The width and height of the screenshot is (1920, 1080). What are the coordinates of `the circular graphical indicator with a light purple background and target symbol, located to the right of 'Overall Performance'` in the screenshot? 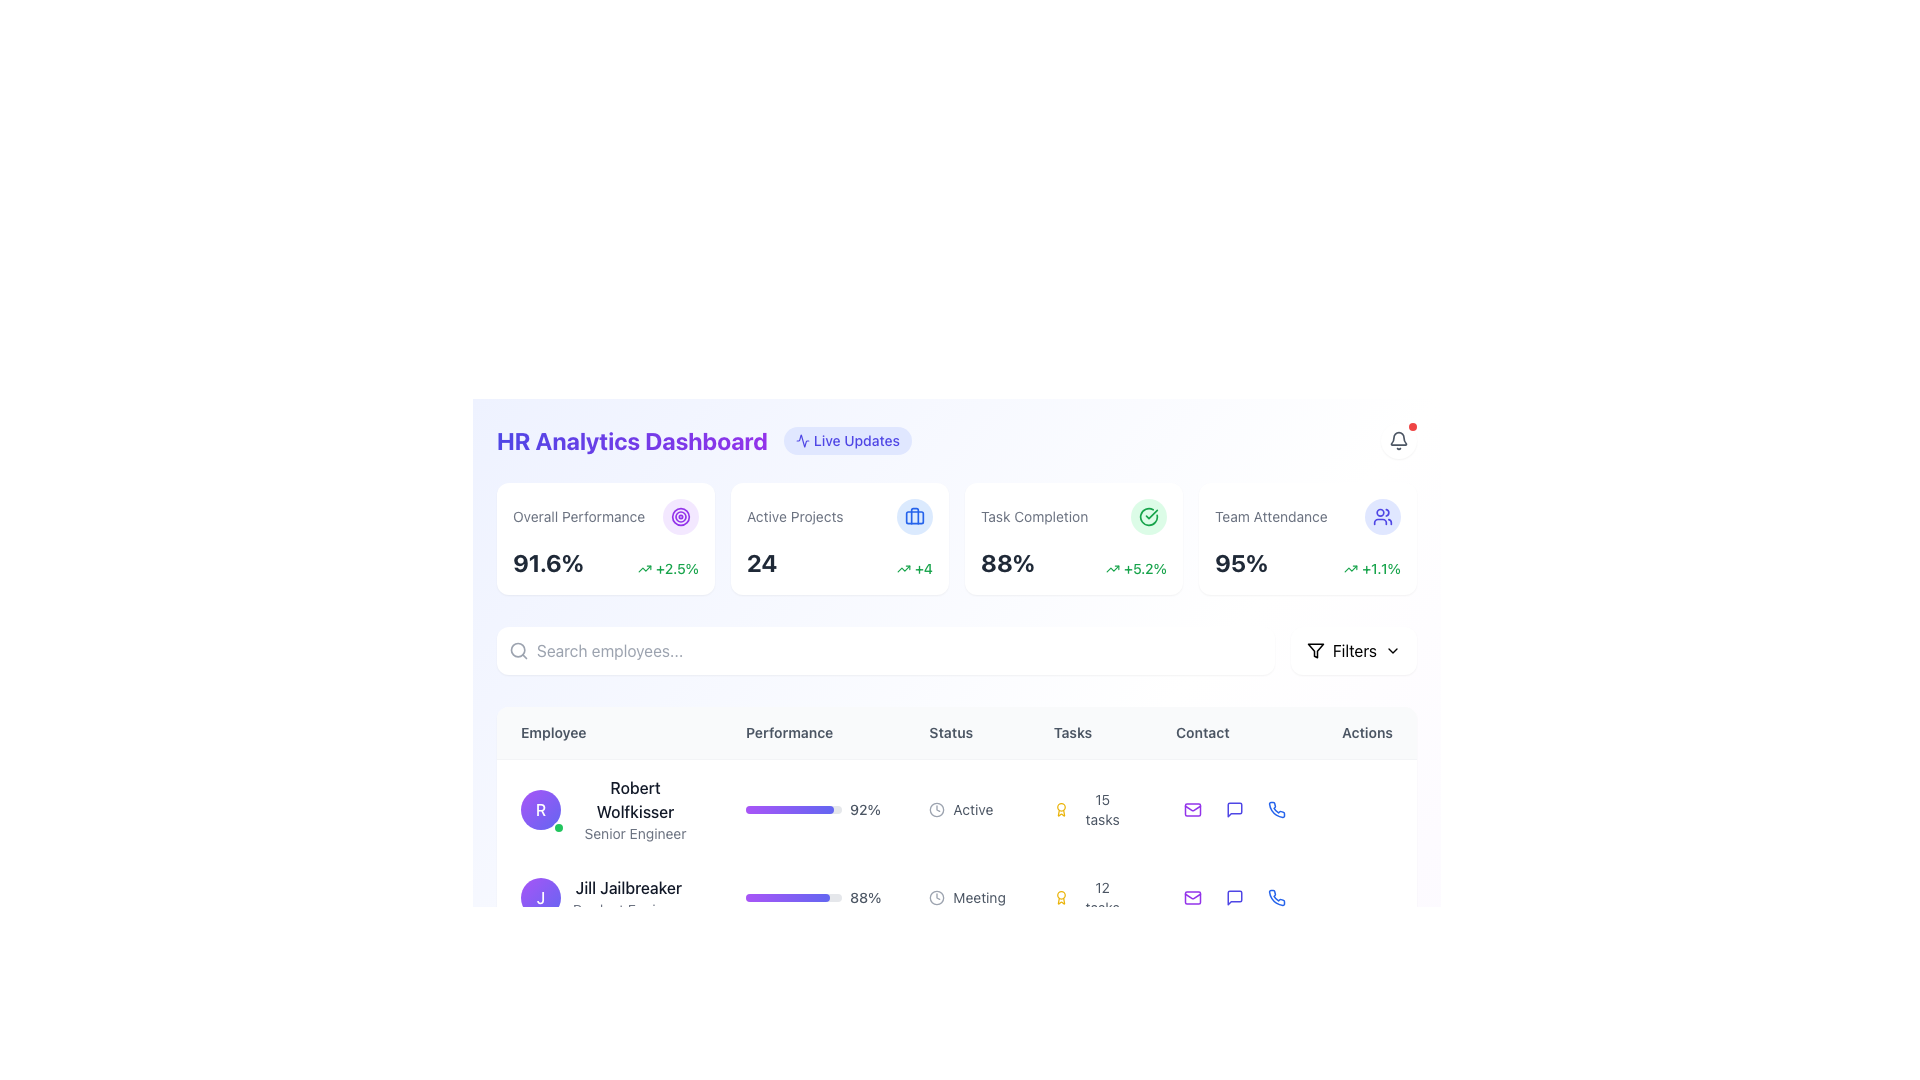 It's located at (681, 515).